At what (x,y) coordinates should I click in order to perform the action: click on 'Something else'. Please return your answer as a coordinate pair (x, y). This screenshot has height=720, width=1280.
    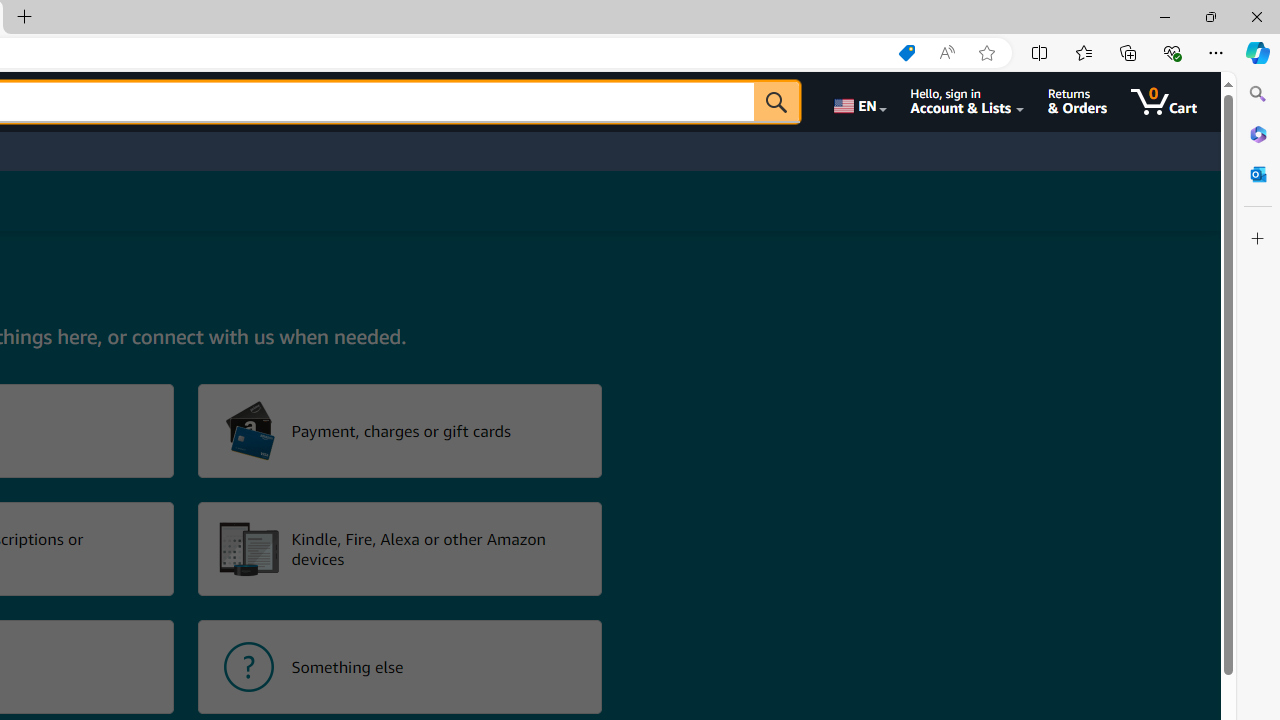
    Looking at the image, I should click on (400, 667).